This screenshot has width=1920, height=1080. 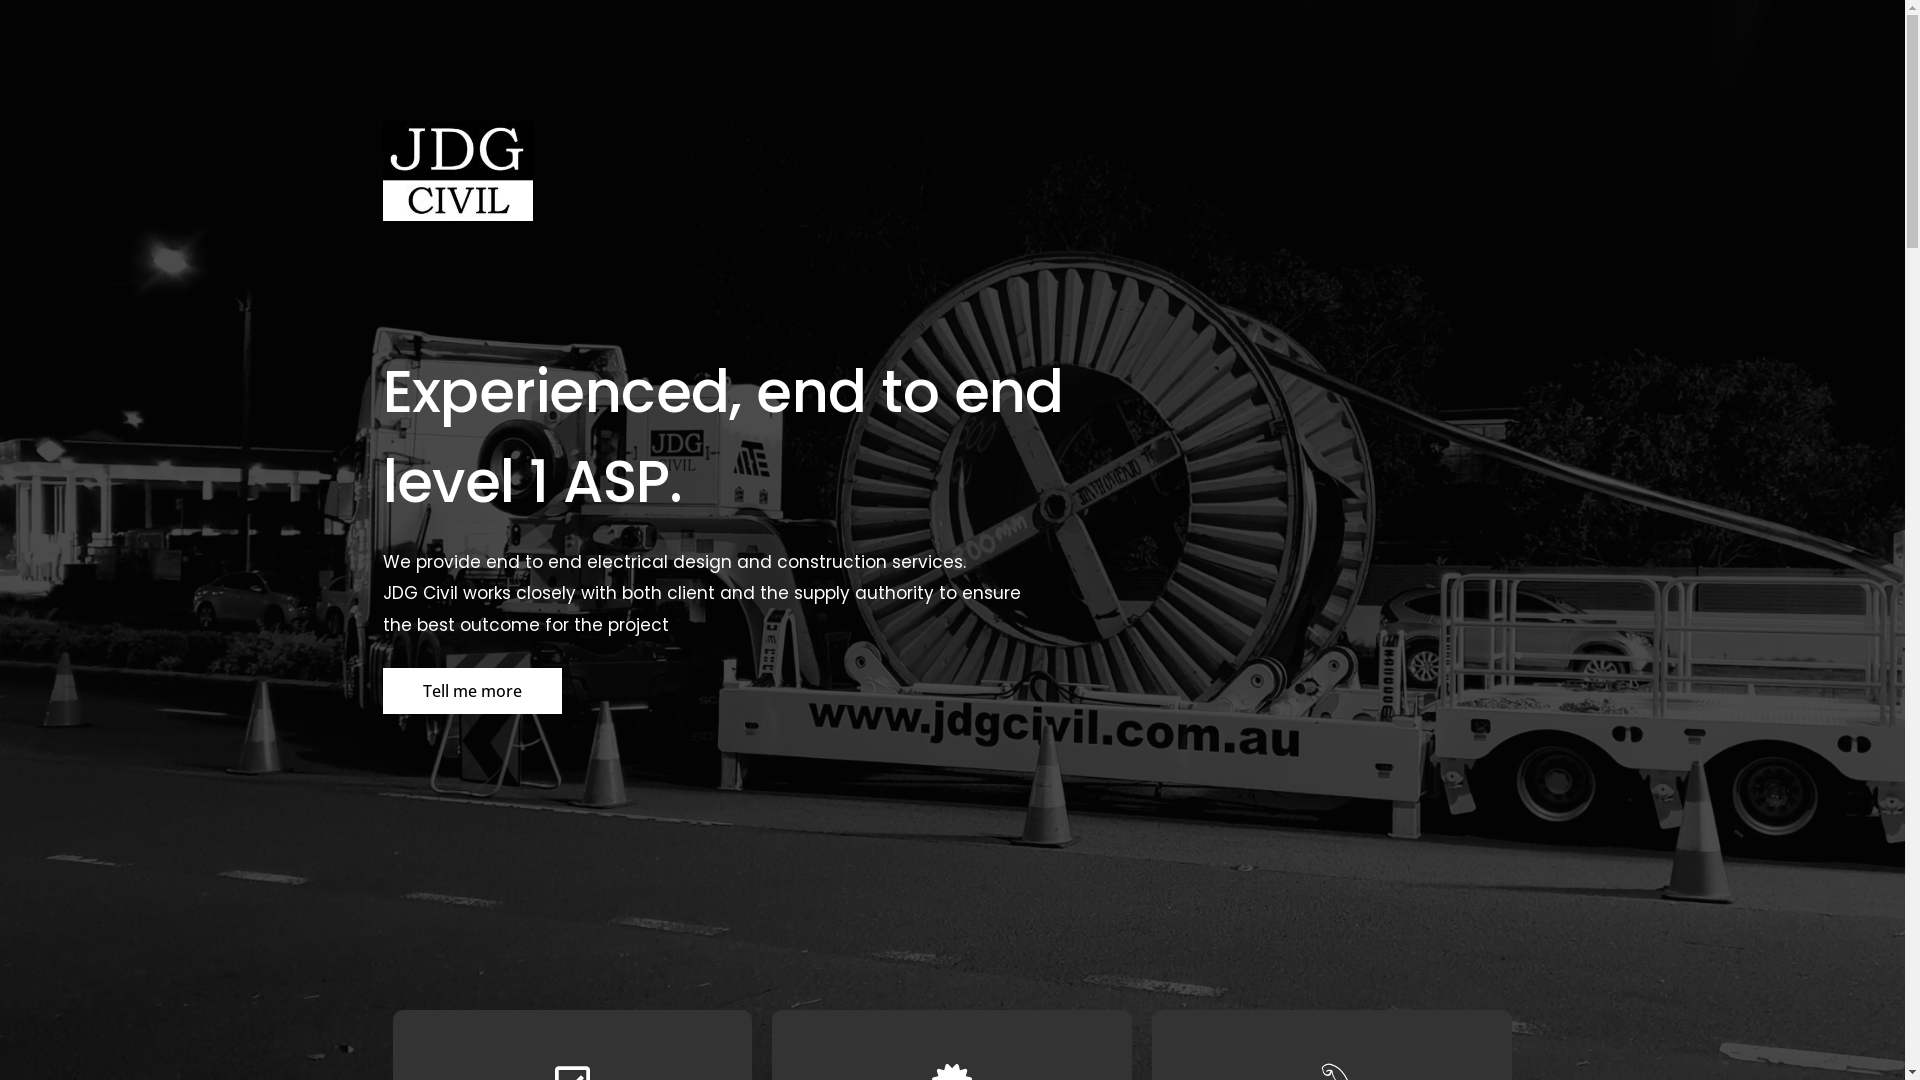 What do you see at coordinates (455, 169) in the screenshot?
I see `'JDG Civil Logo copy'` at bounding box center [455, 169].